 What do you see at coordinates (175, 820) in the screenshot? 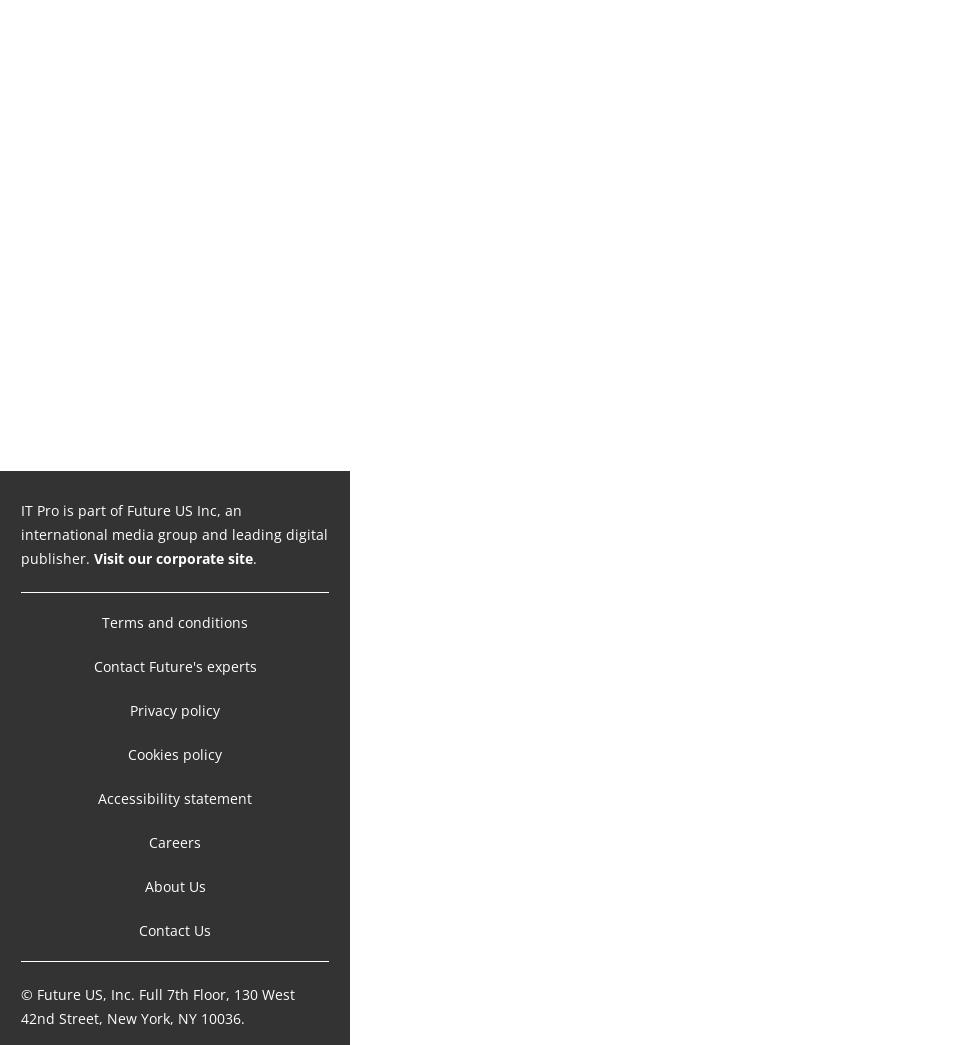
I see `'Careers'` at bounding box center [175, 820].